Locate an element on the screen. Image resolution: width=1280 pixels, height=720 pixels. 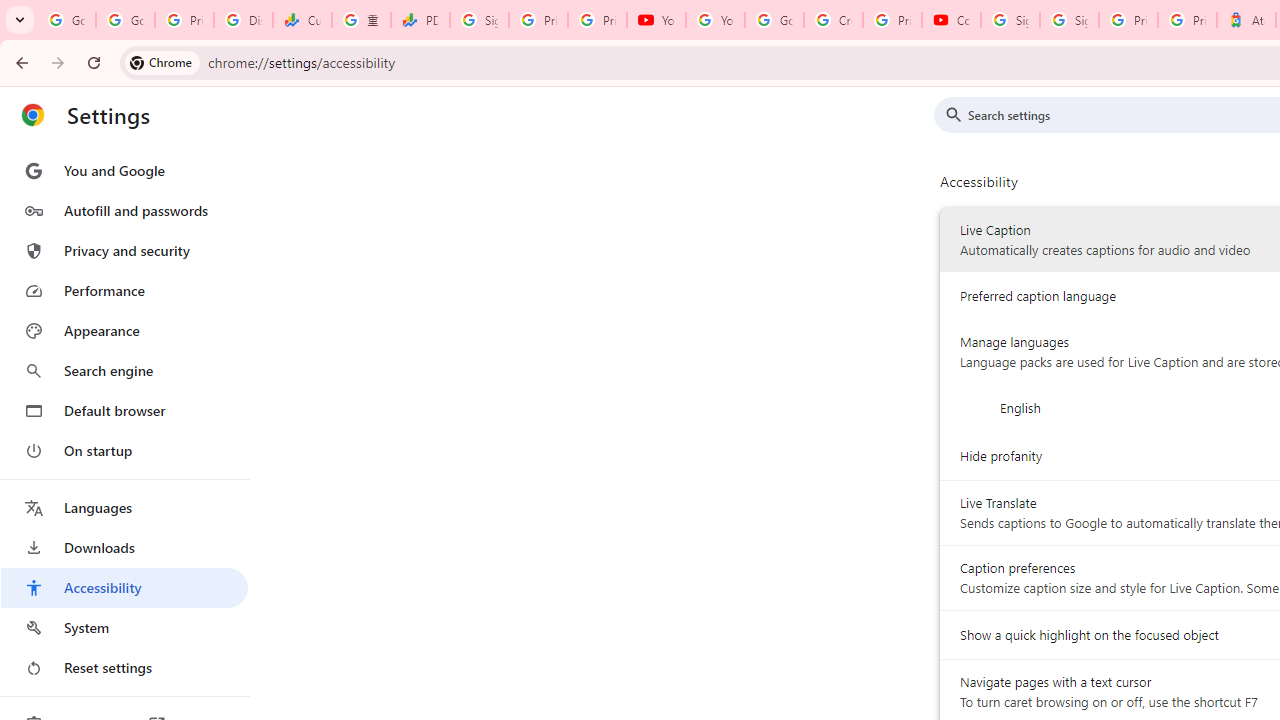
'Privacy and security' is located at coordinates (123, 249).